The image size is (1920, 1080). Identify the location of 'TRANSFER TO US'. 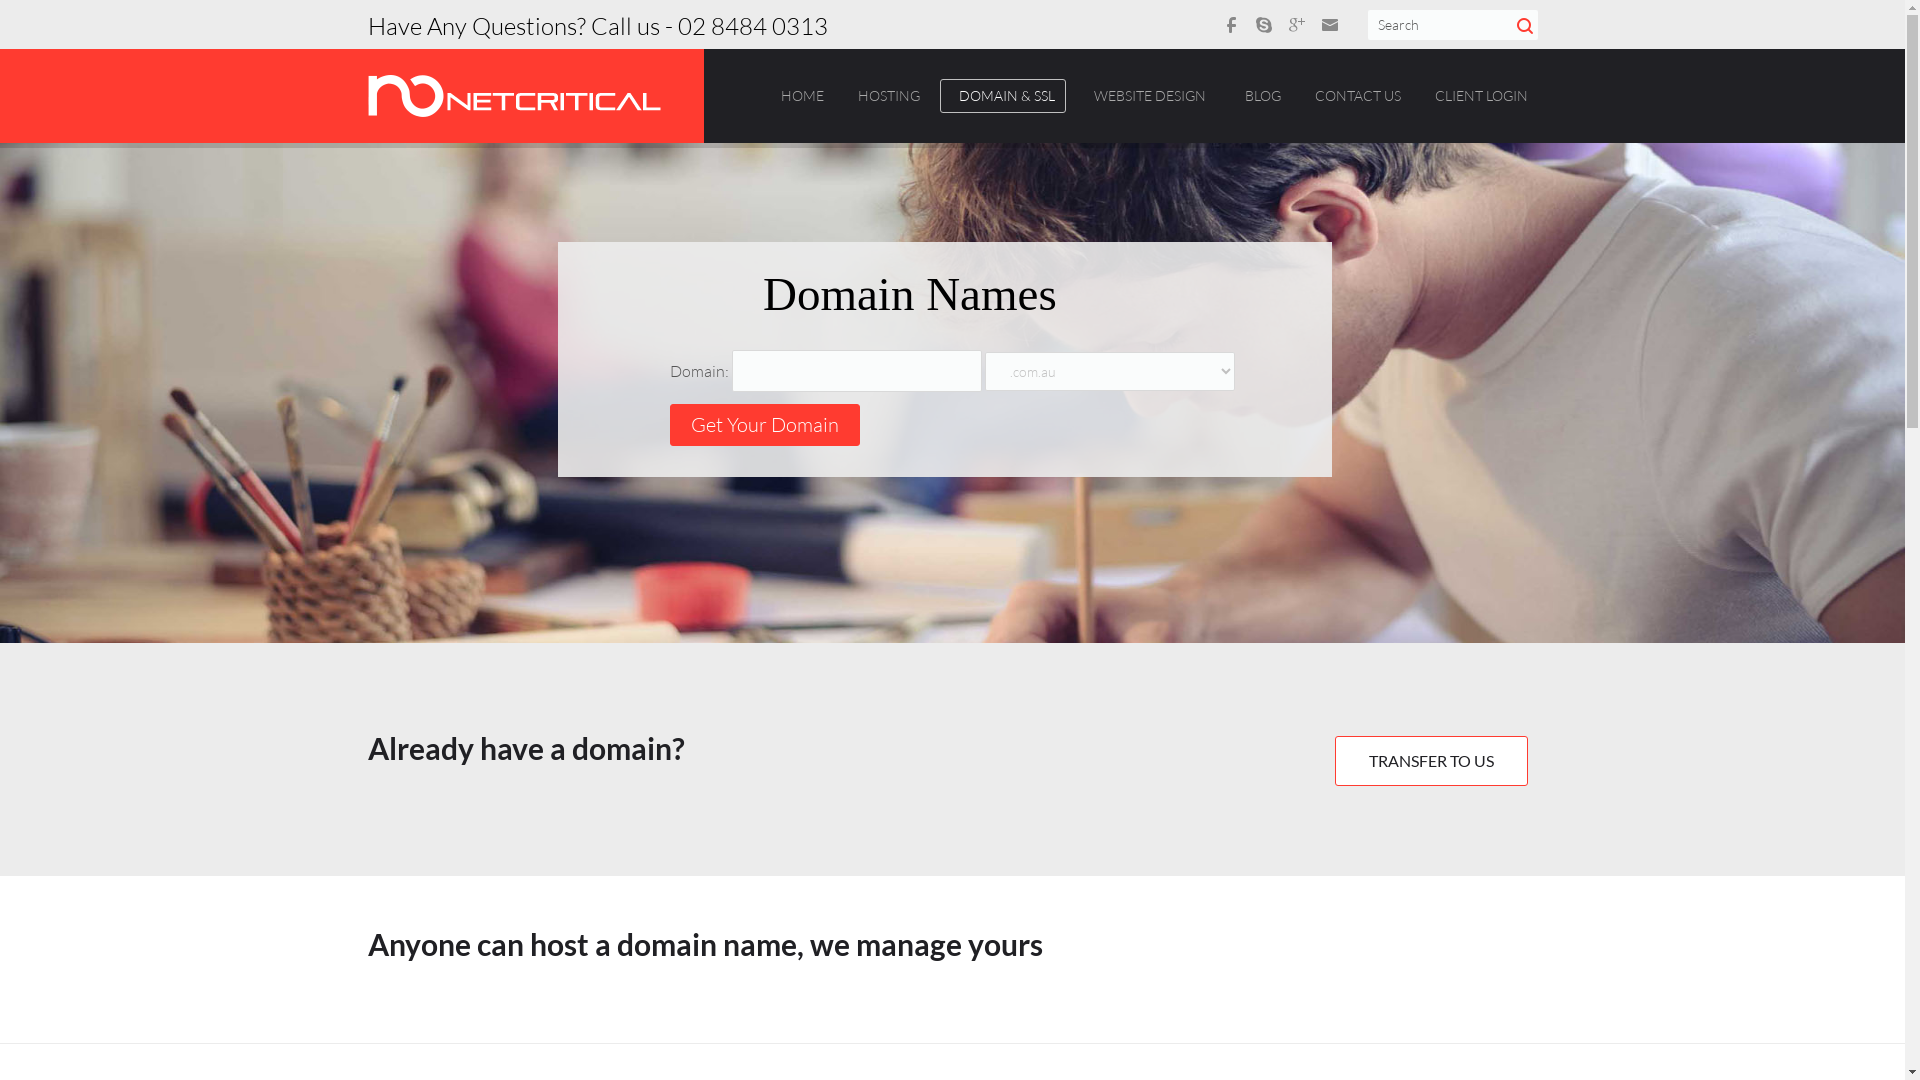
(1429, 760).